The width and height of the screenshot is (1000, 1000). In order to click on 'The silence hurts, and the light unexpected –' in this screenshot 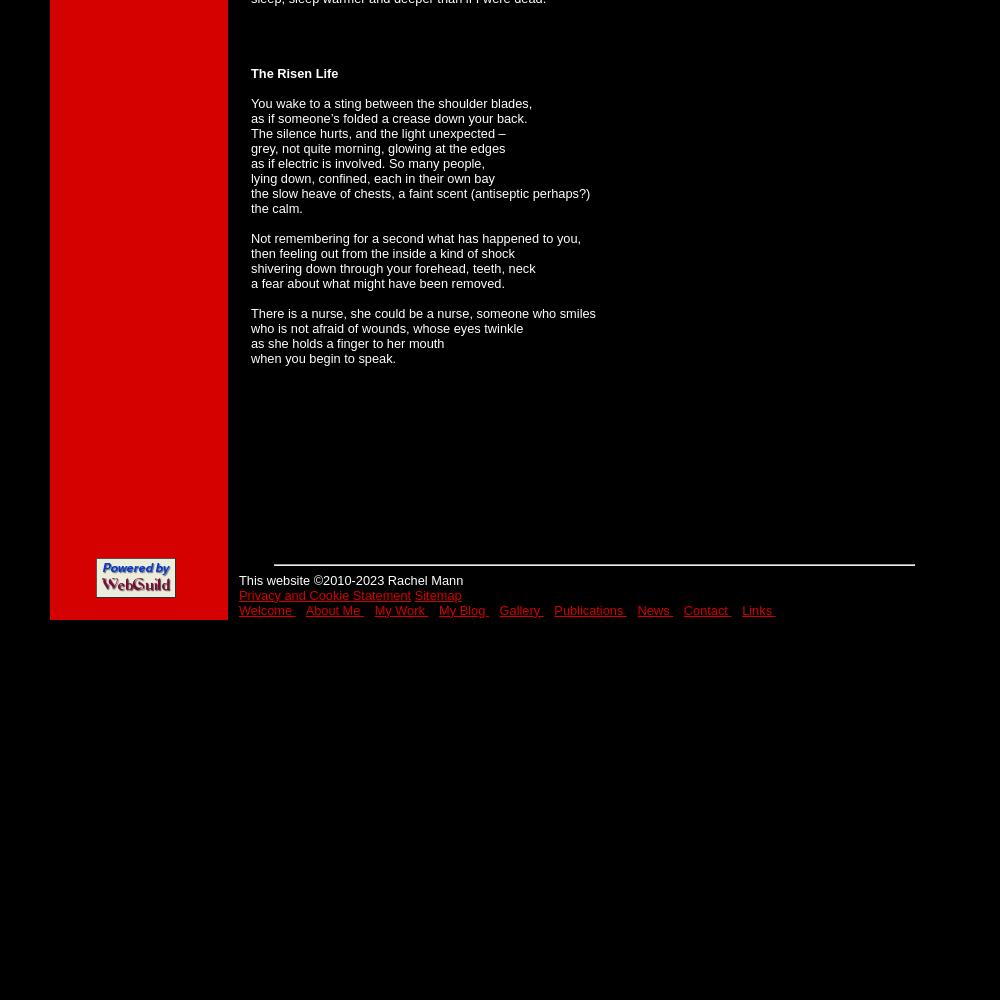, I will do `click(378, 132)`.